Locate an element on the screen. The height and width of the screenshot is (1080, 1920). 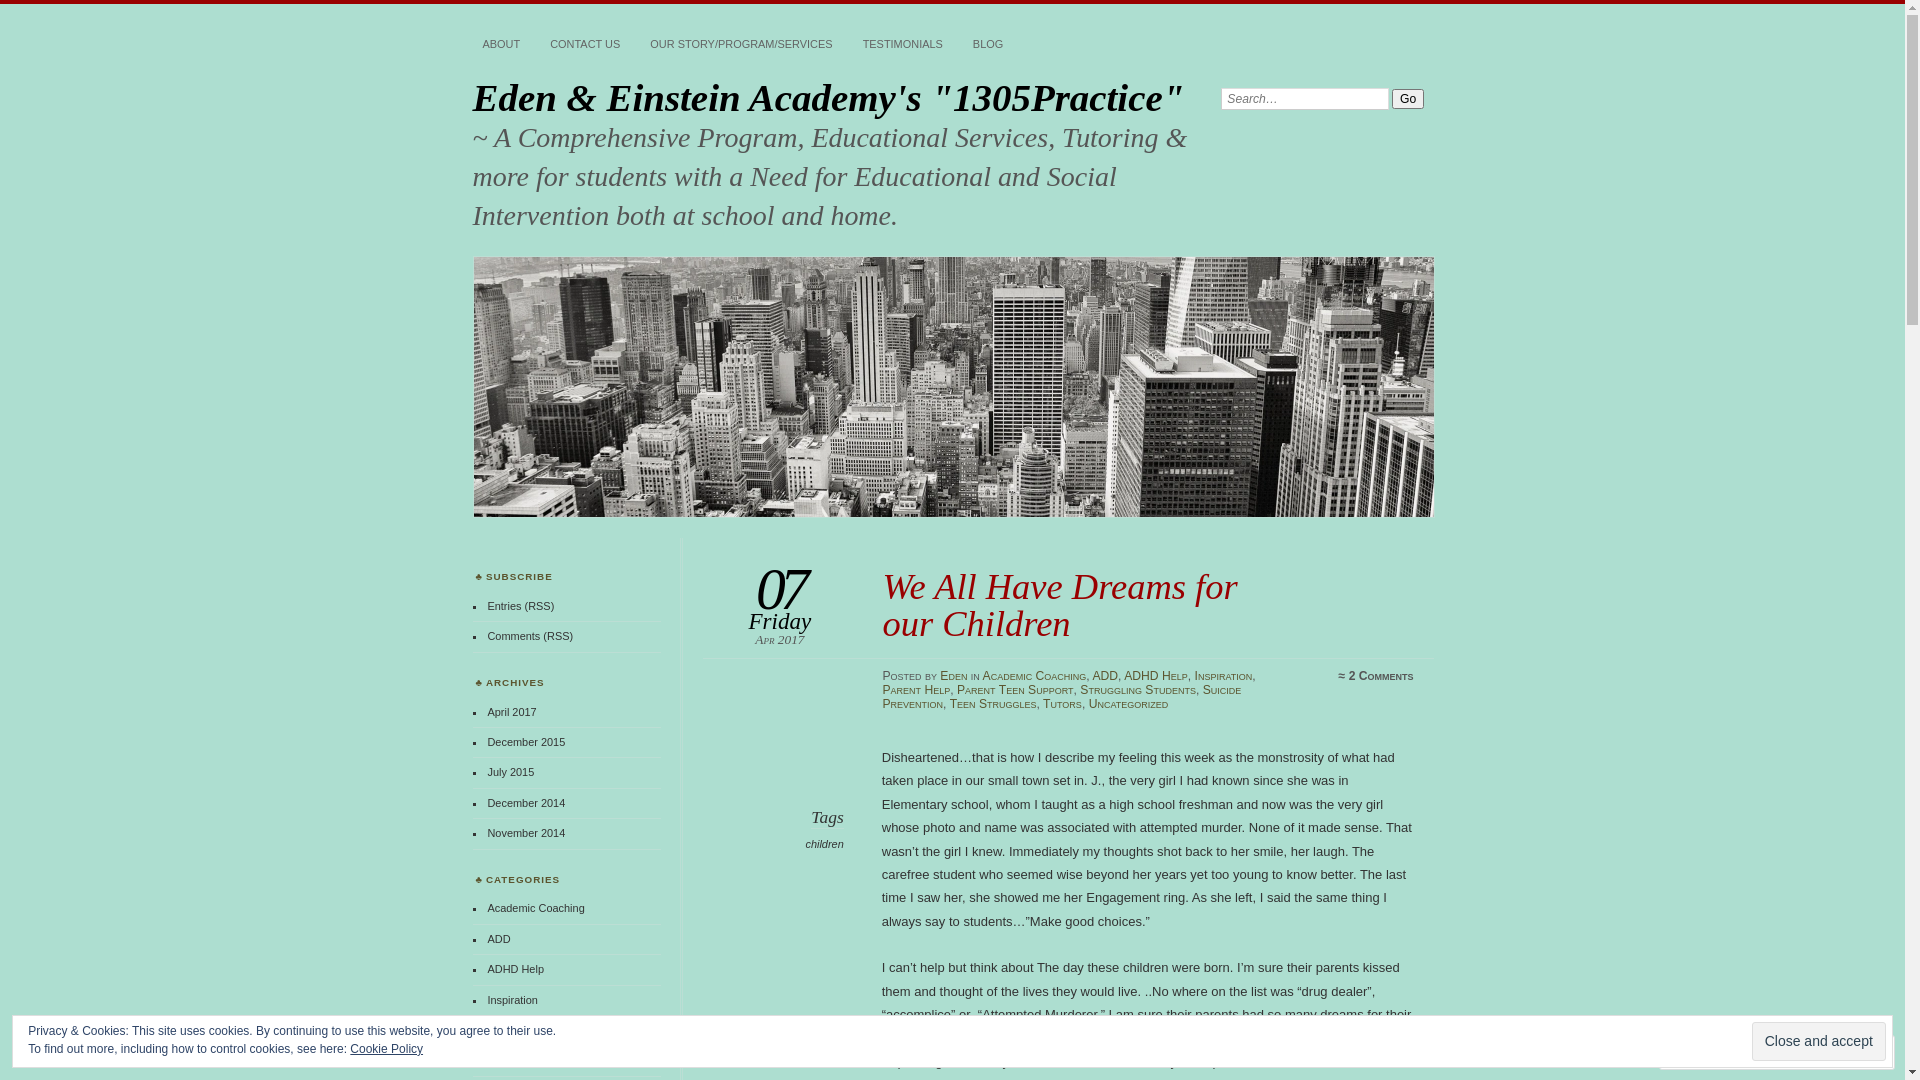
'2 Comments' is located at coordinates (1348, 675).